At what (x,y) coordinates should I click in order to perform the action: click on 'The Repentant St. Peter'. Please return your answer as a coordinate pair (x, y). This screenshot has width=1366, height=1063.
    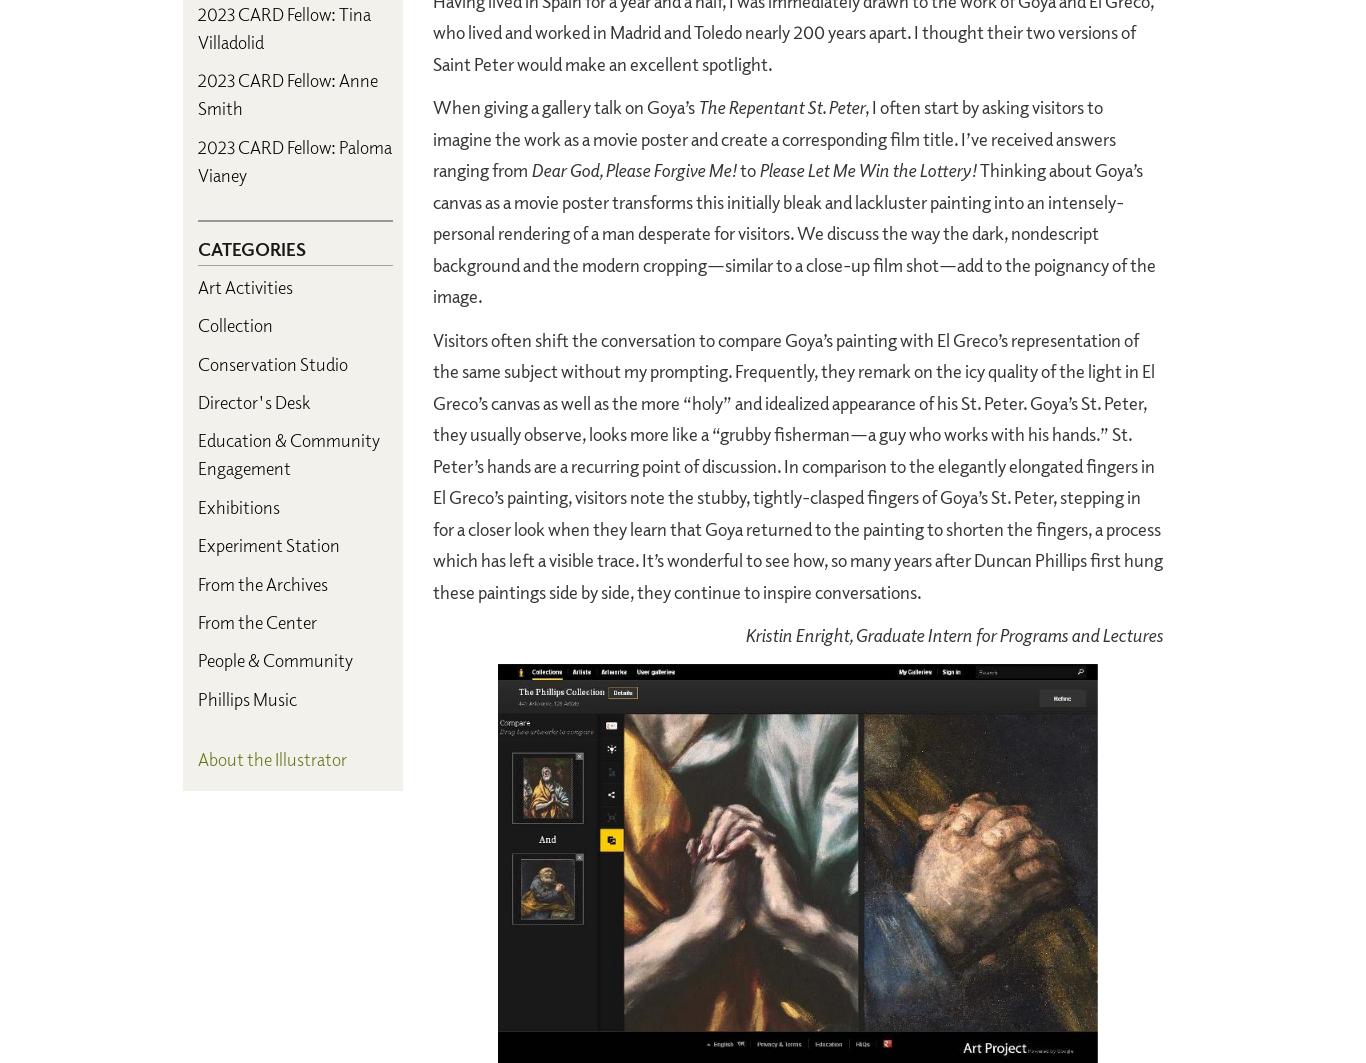
    Looking at the image, I should click on (781, 107).